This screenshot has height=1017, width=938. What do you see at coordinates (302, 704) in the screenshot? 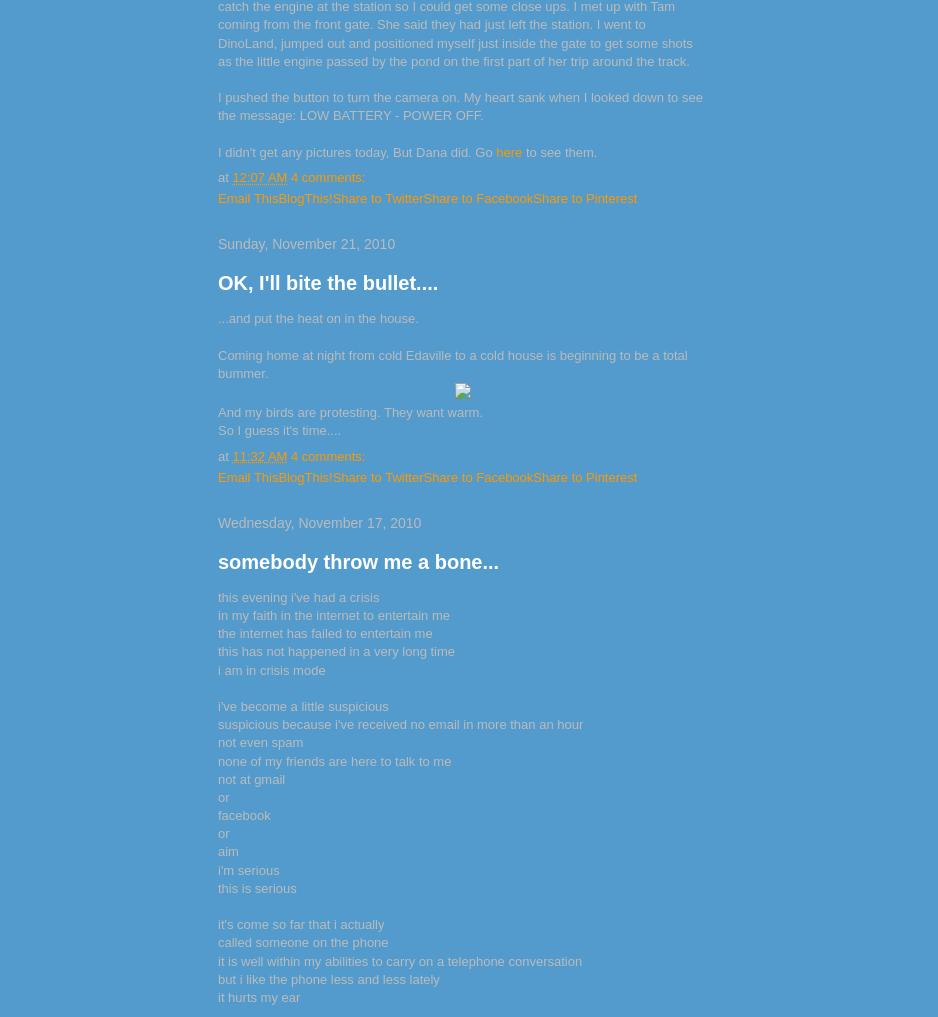
I see `'i've become a little suspicious'` at bounding box center [302, 704].